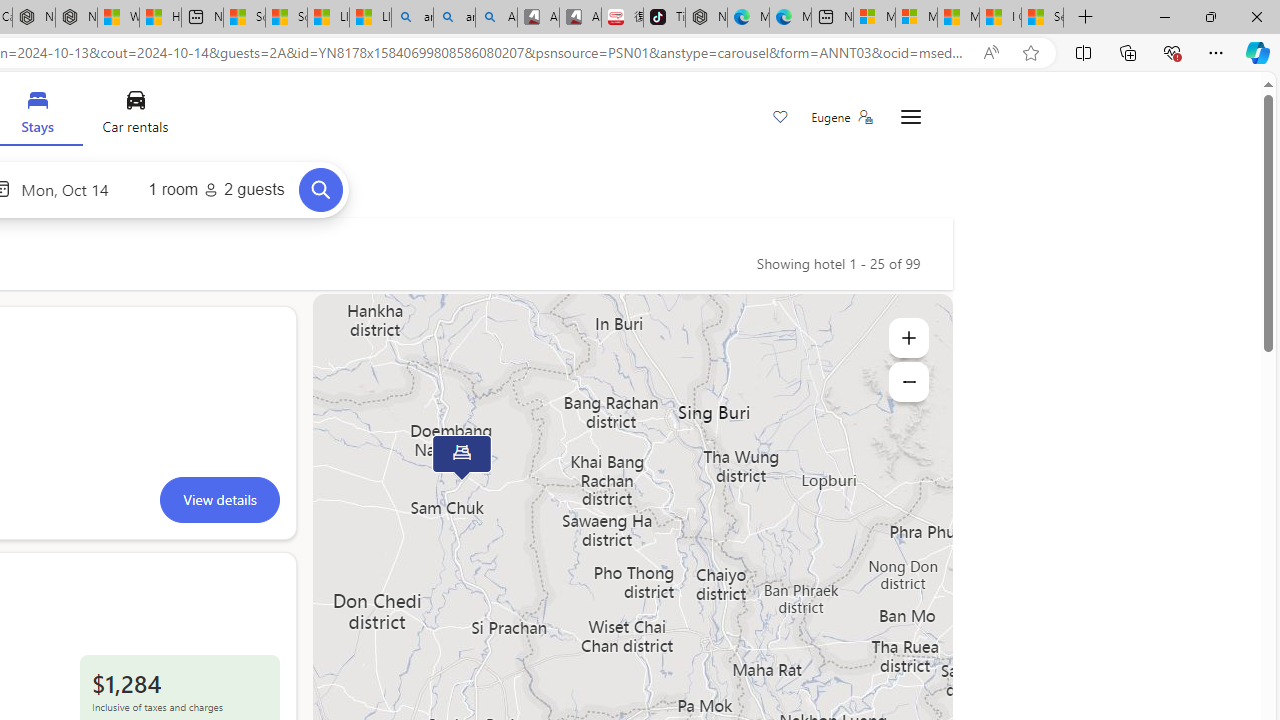 The height and width of the screenshot is (720, 1280). I want to click on 'Save', so click(779, 118).